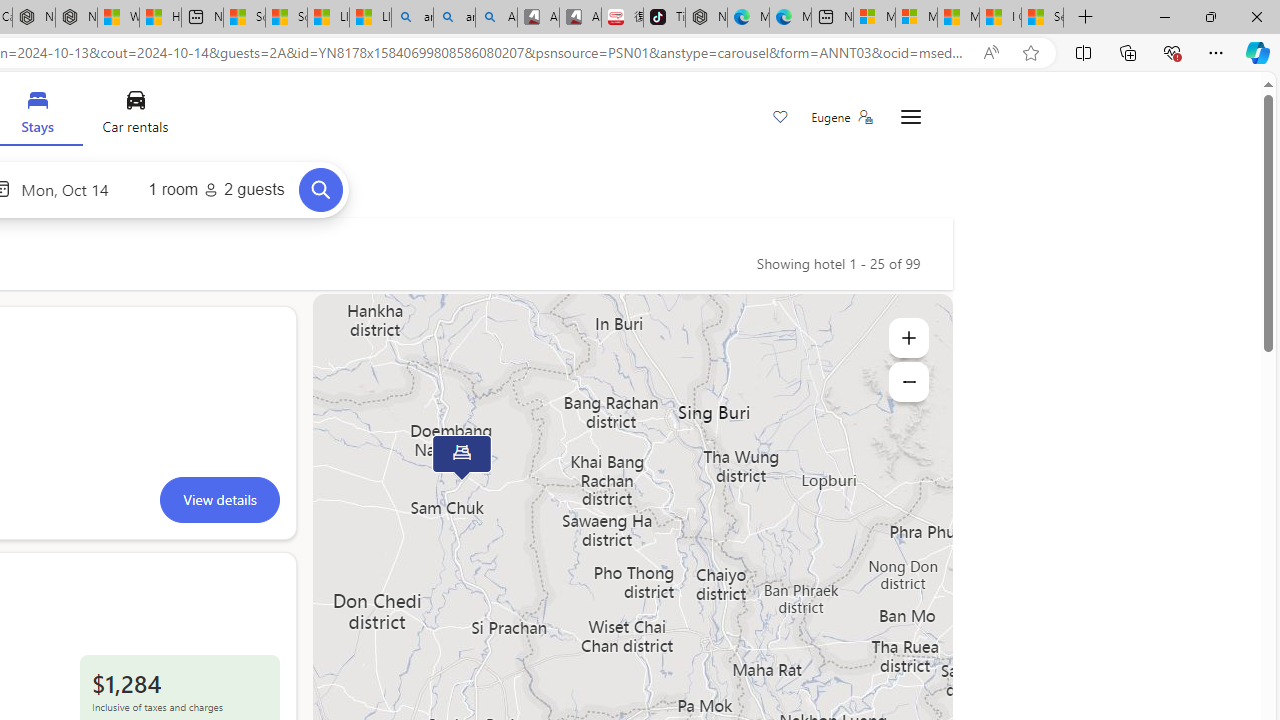 The height and width of the screenshot is (720, 1280). I want to click on 'Save', so click(779, 118).